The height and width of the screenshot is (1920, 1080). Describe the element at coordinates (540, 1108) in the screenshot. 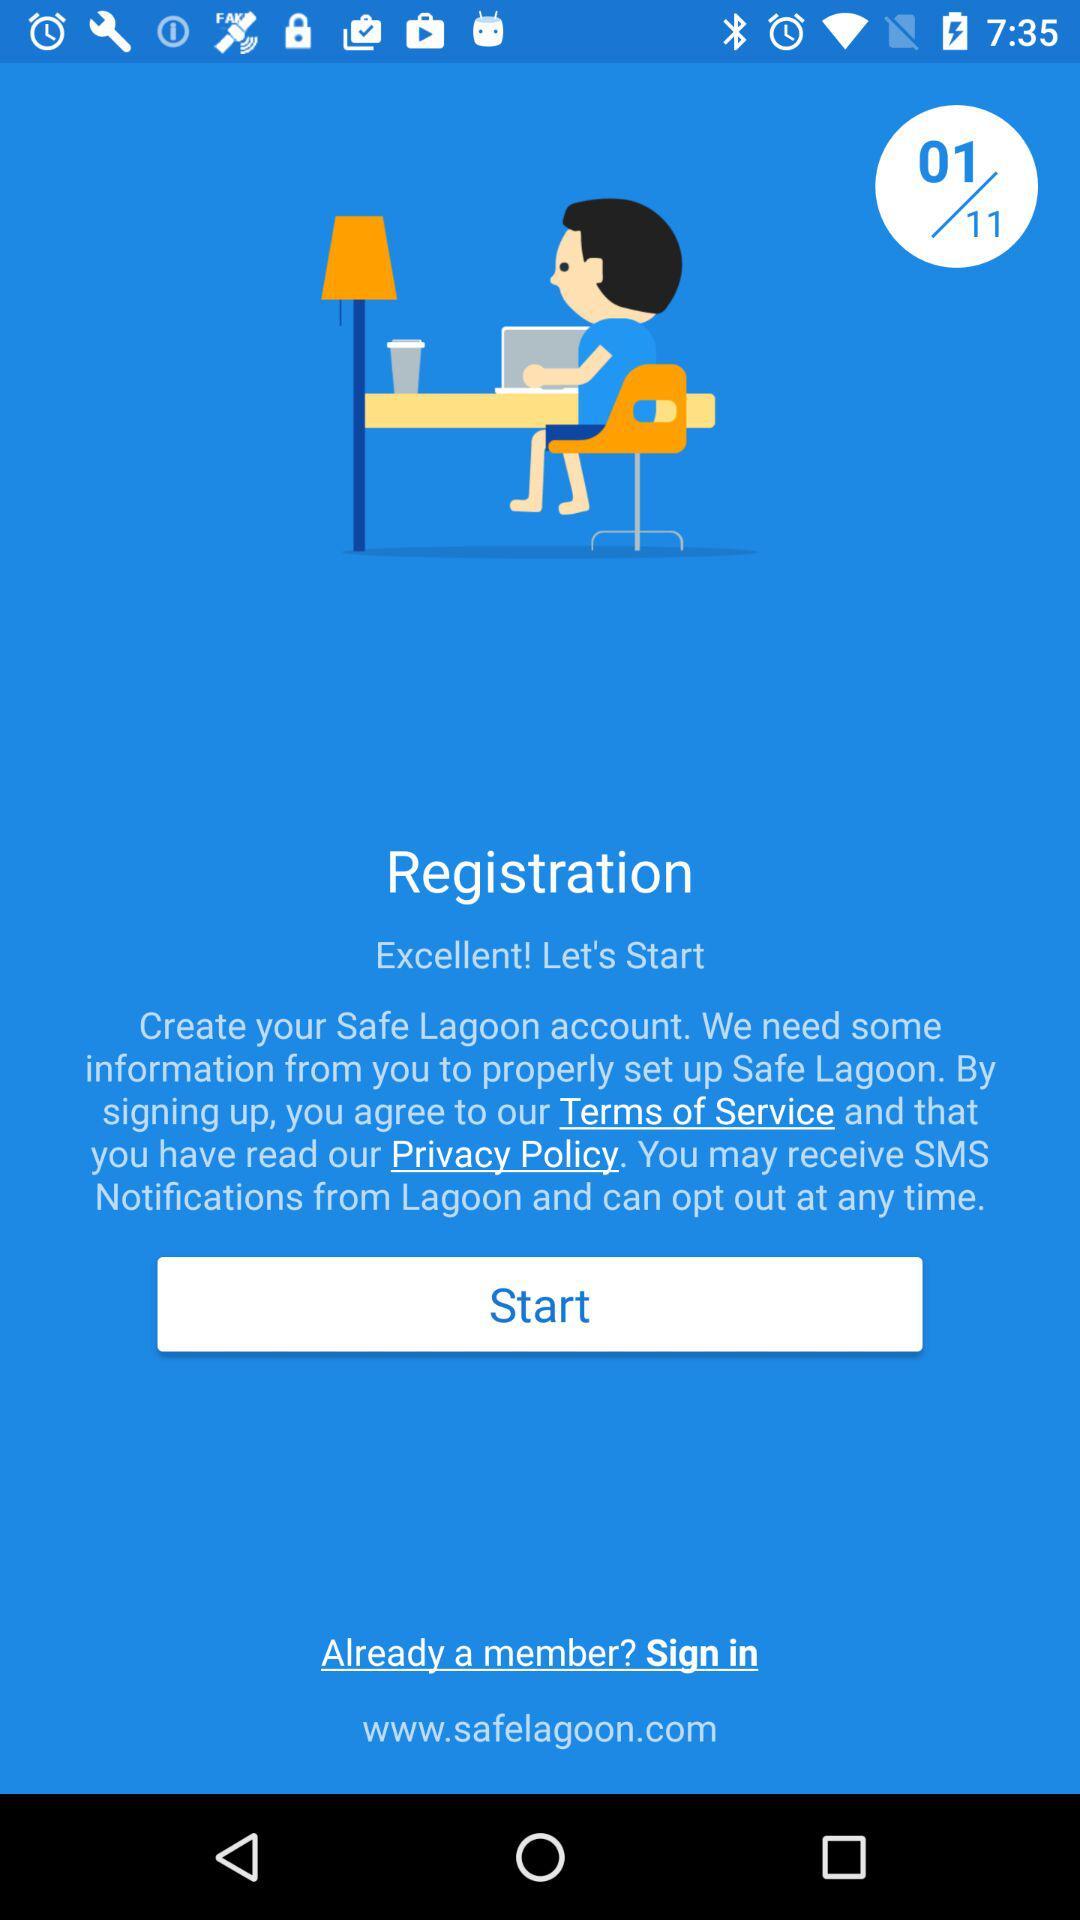

I see `icon below the excellent let s icon` at that location.